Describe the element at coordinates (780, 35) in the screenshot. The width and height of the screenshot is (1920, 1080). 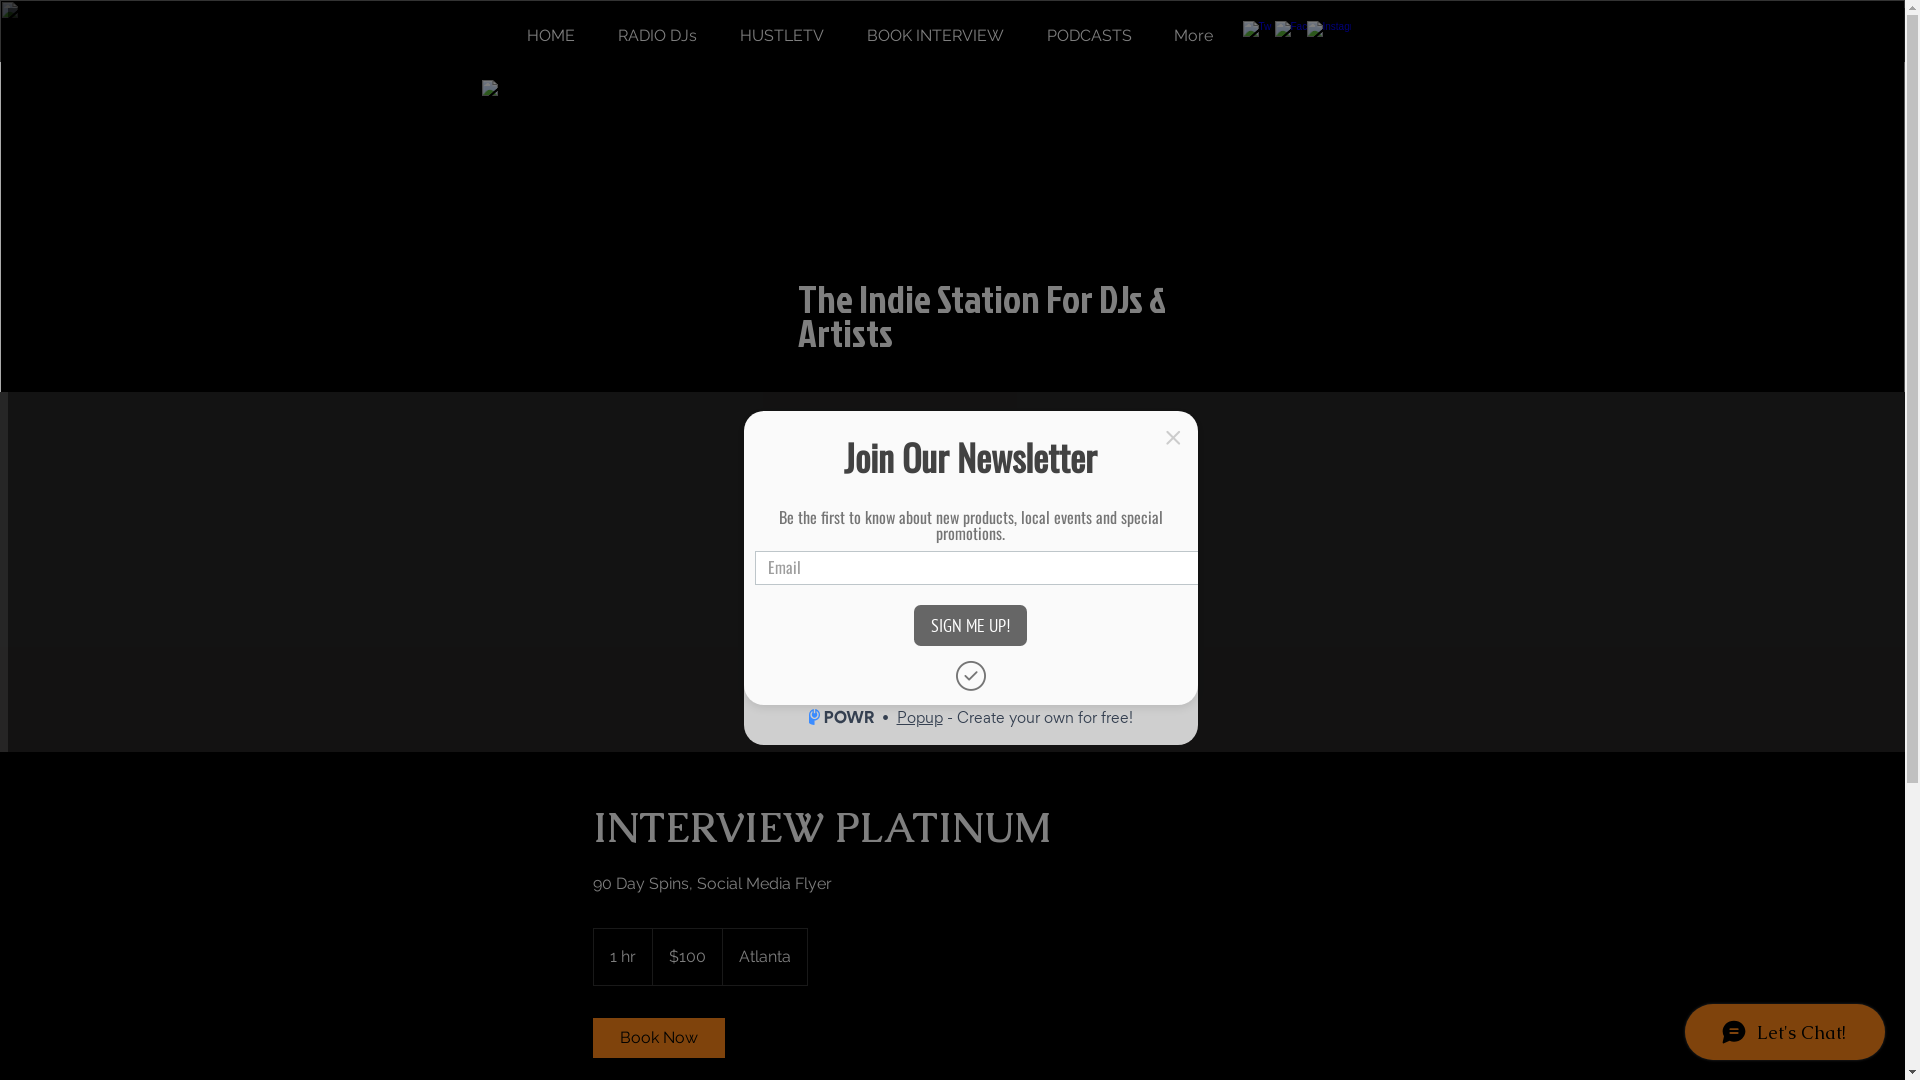
I see `'HUSTLETV'` at that location.